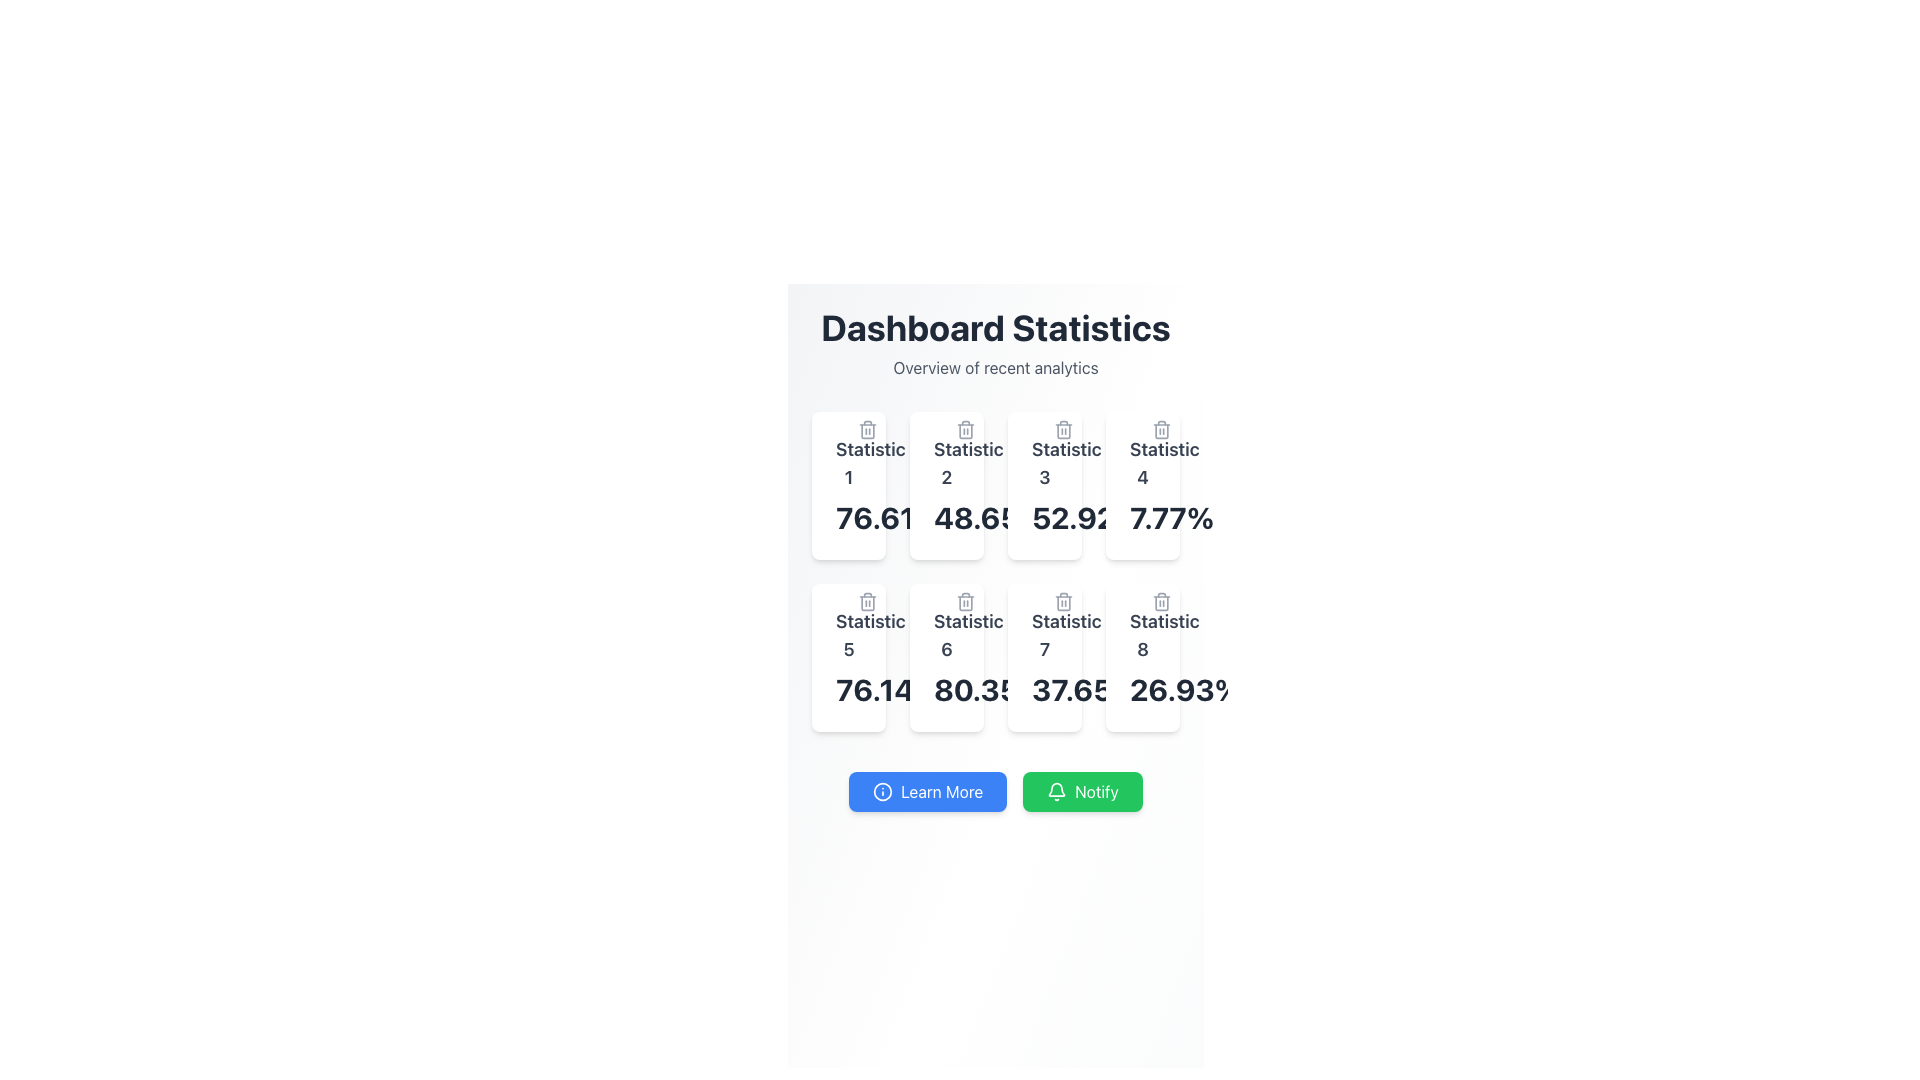 The height and width of the screenshot is (1080, 1920). What do you see at coordinates (1142, 689) in the screenshot?
I see `the Text Display element that shows '26.93%' in bold font, located in the bottom-right card labeled 'Statistic 8'` at bounding box center [1142, 689].